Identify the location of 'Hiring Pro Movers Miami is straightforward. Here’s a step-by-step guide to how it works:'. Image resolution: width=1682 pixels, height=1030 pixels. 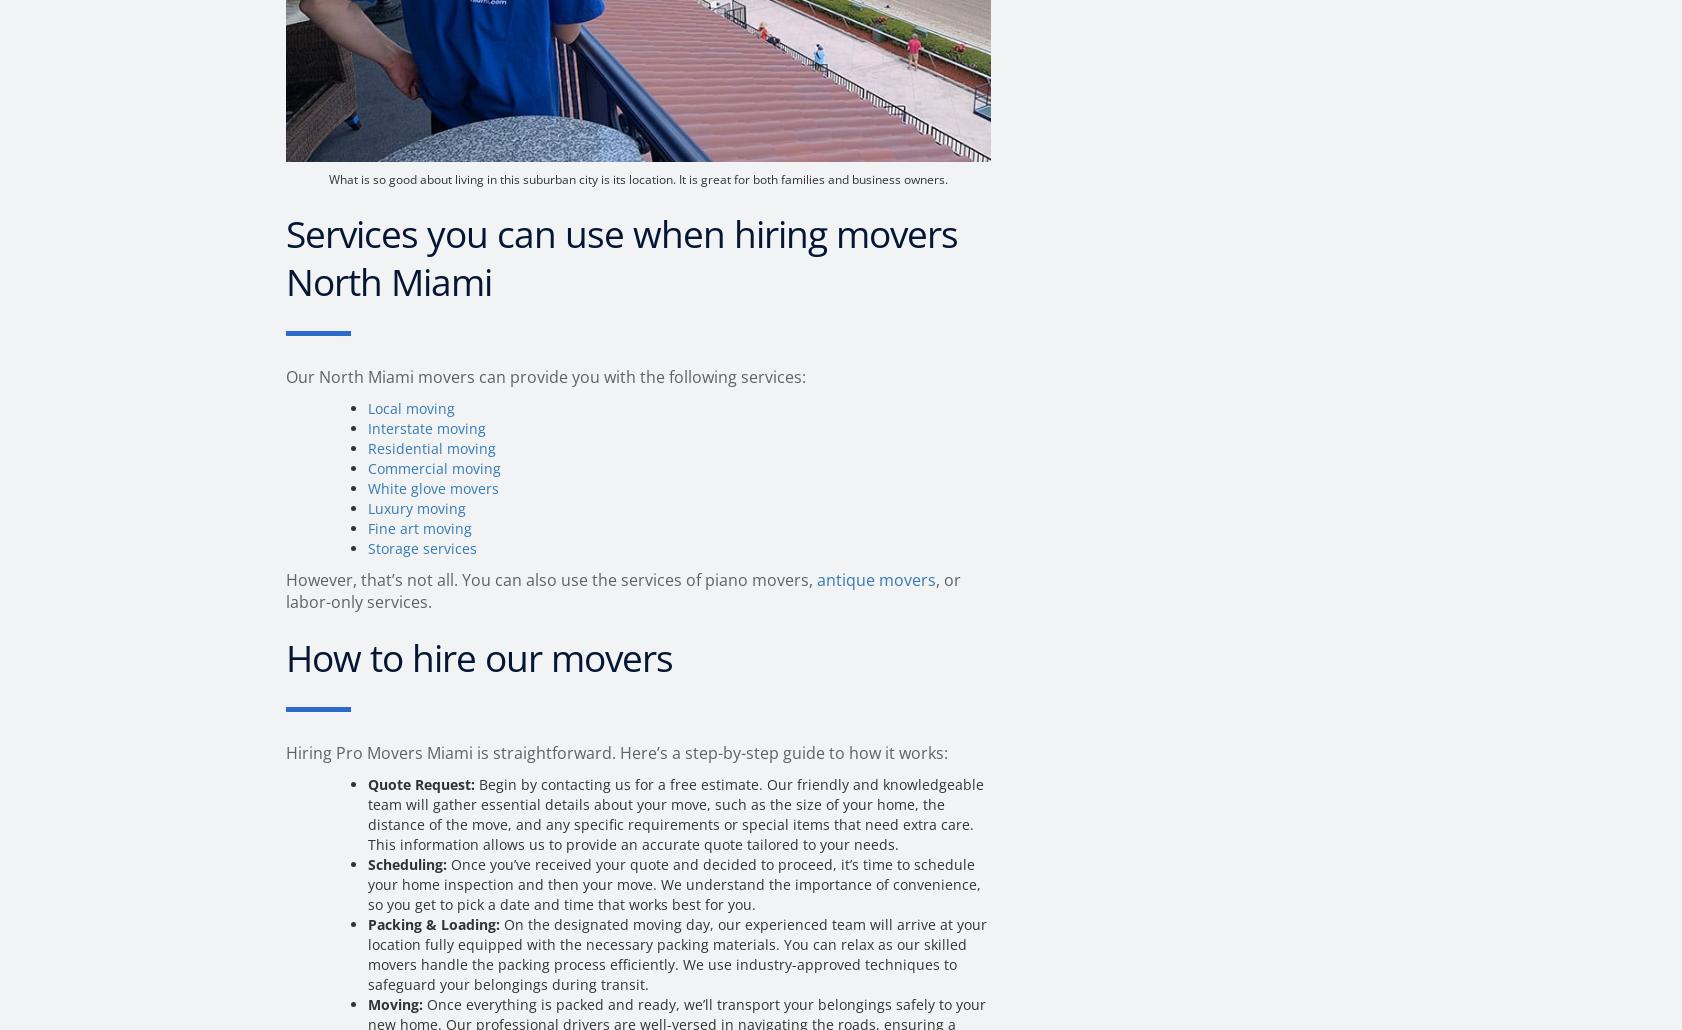
(284, 753).